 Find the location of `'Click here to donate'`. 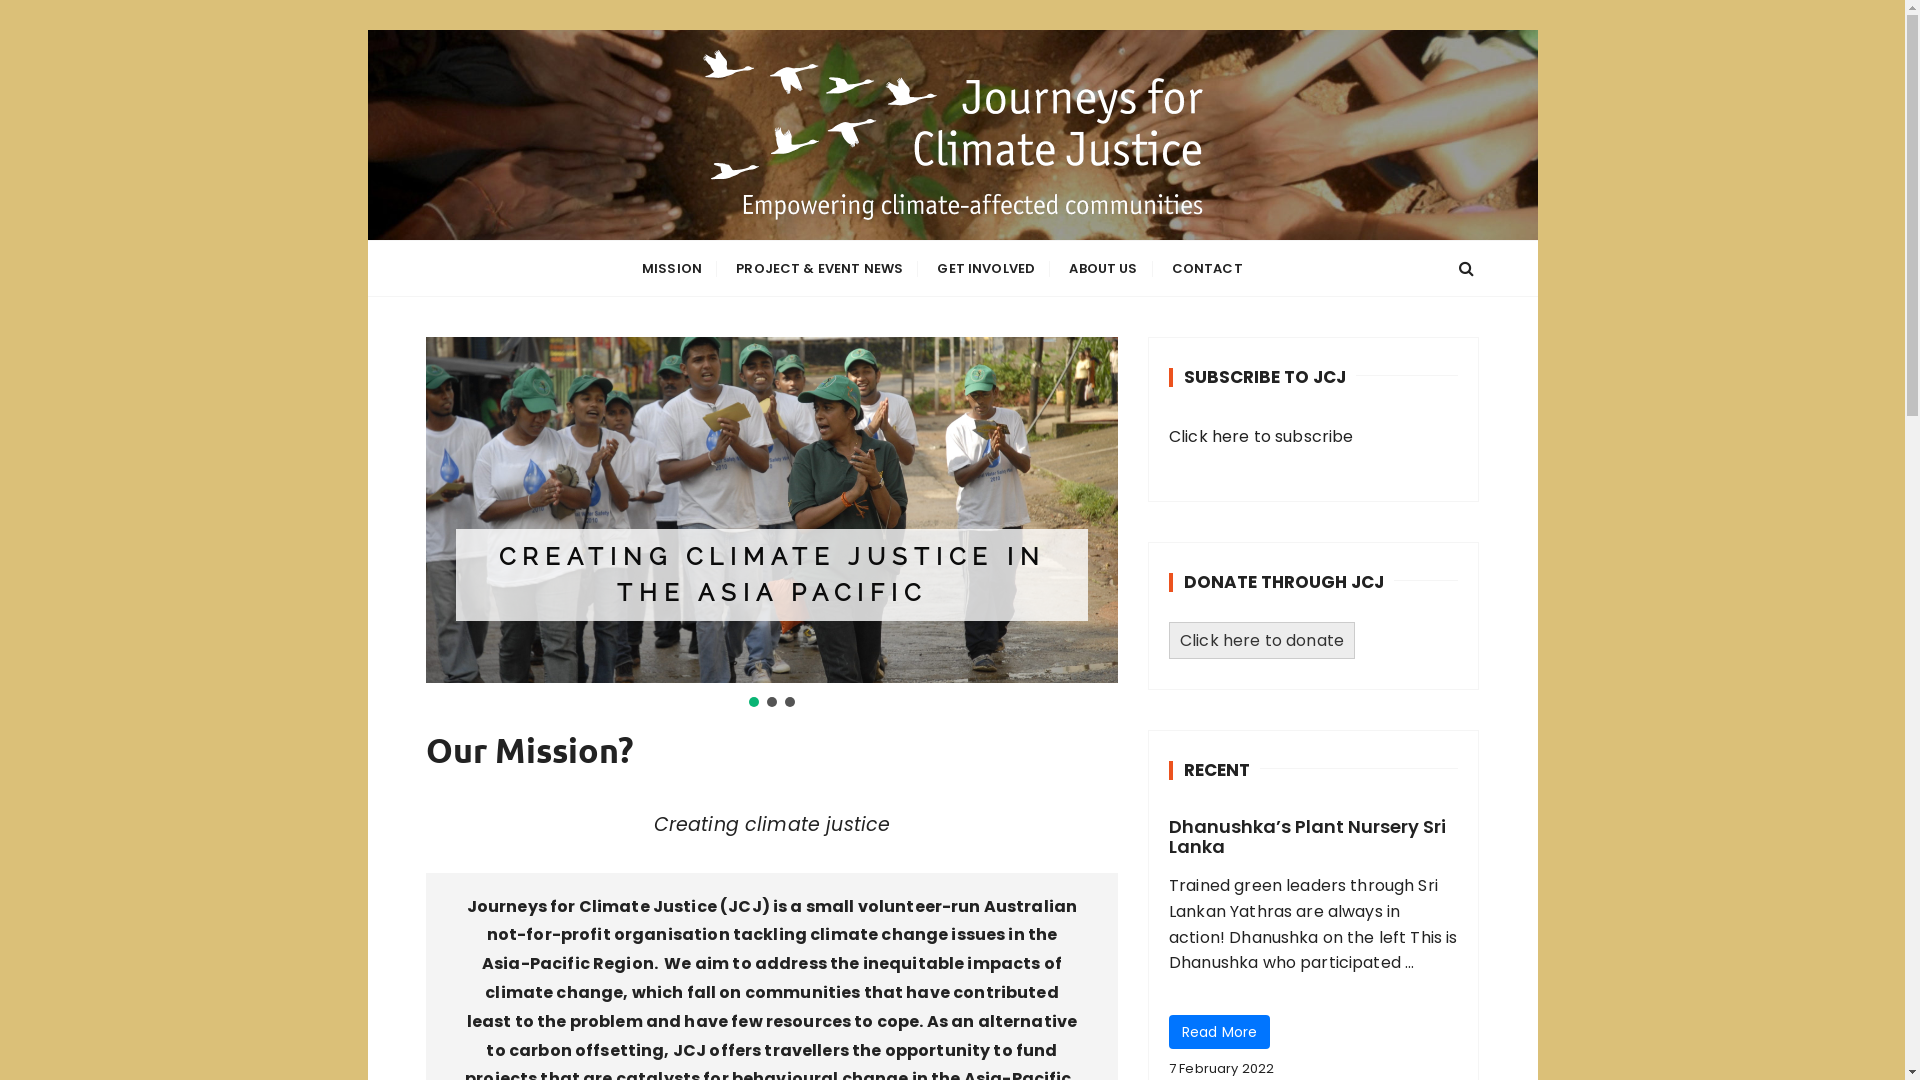

'Click here to donate' is located at coordinates (1261, 640).